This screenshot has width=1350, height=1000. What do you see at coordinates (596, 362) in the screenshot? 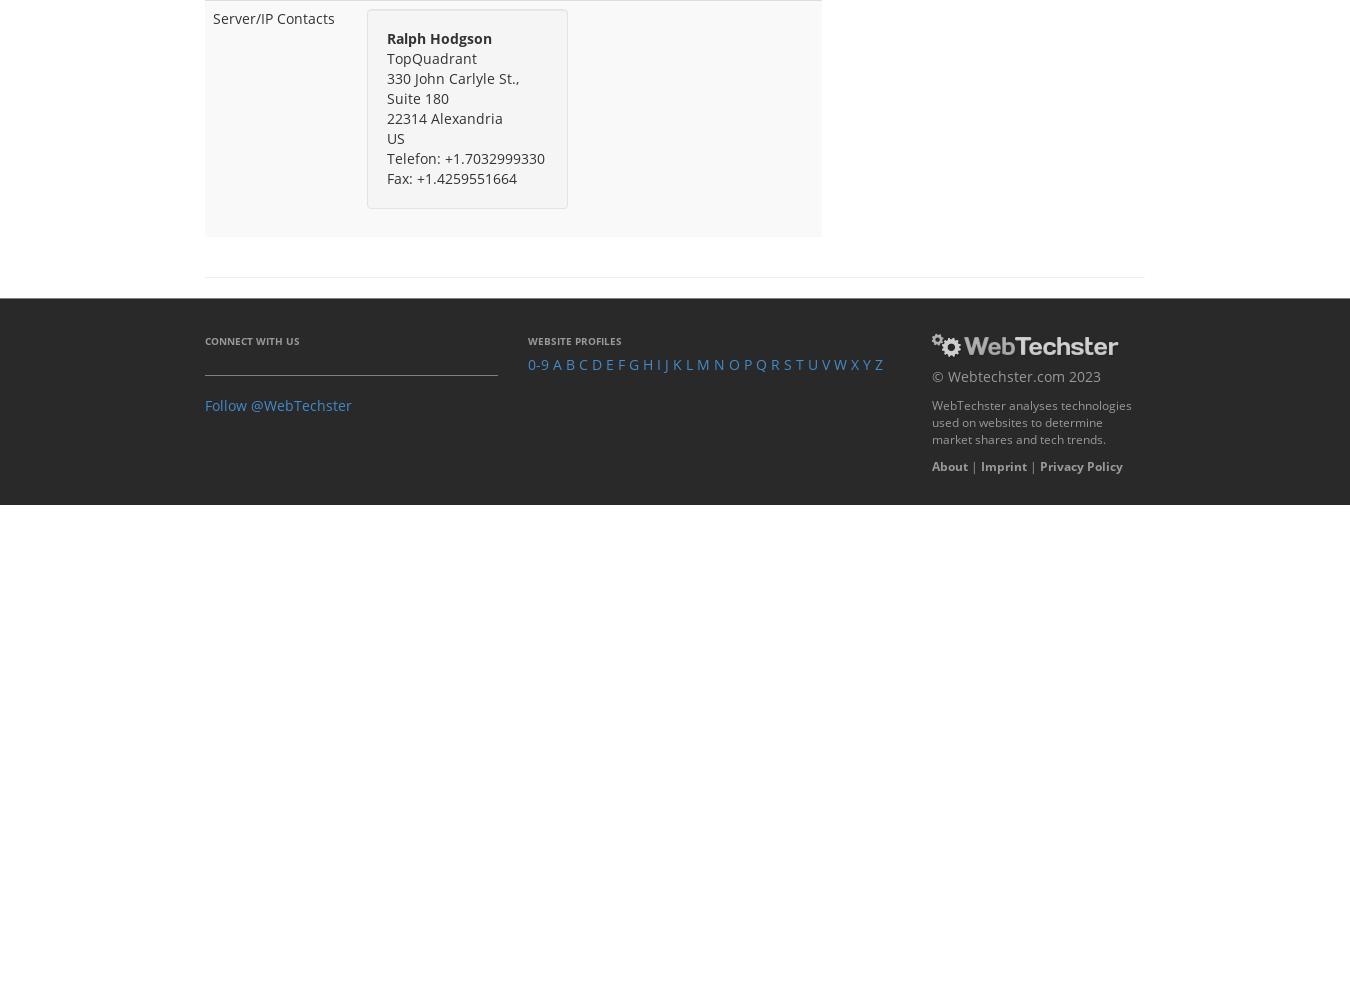
I see `'D'` at bounding box center [596, 362].